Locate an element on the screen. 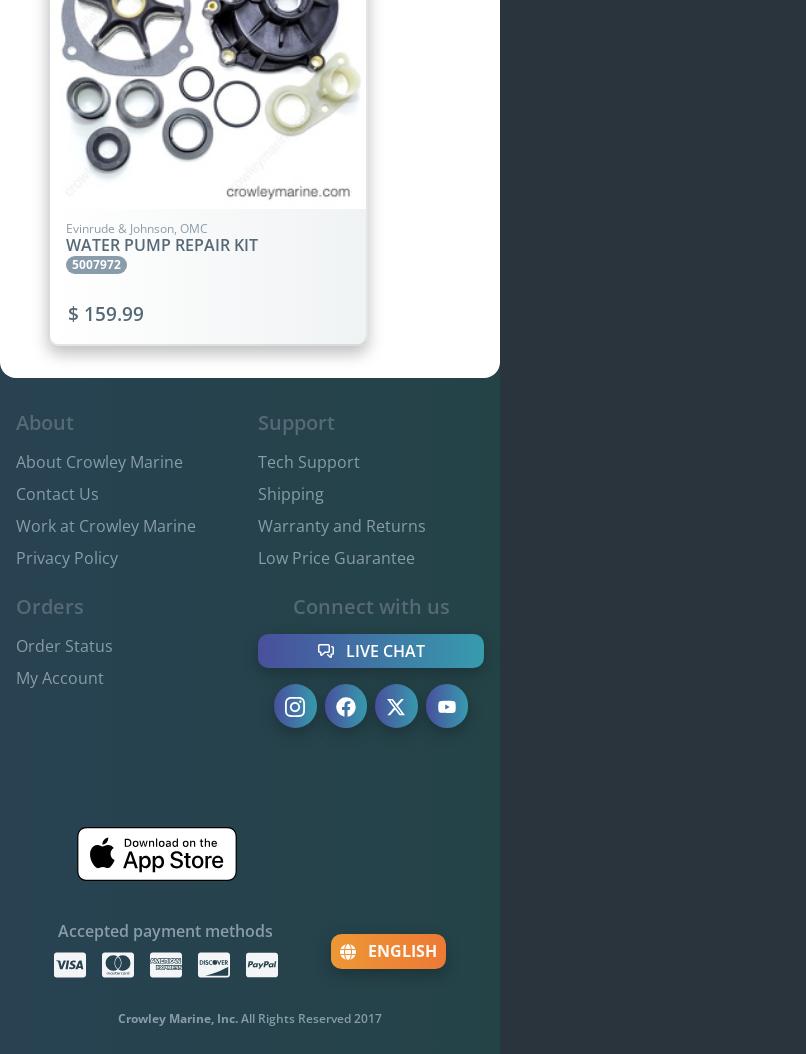  'Orders' is located at coordinates (49, 605).